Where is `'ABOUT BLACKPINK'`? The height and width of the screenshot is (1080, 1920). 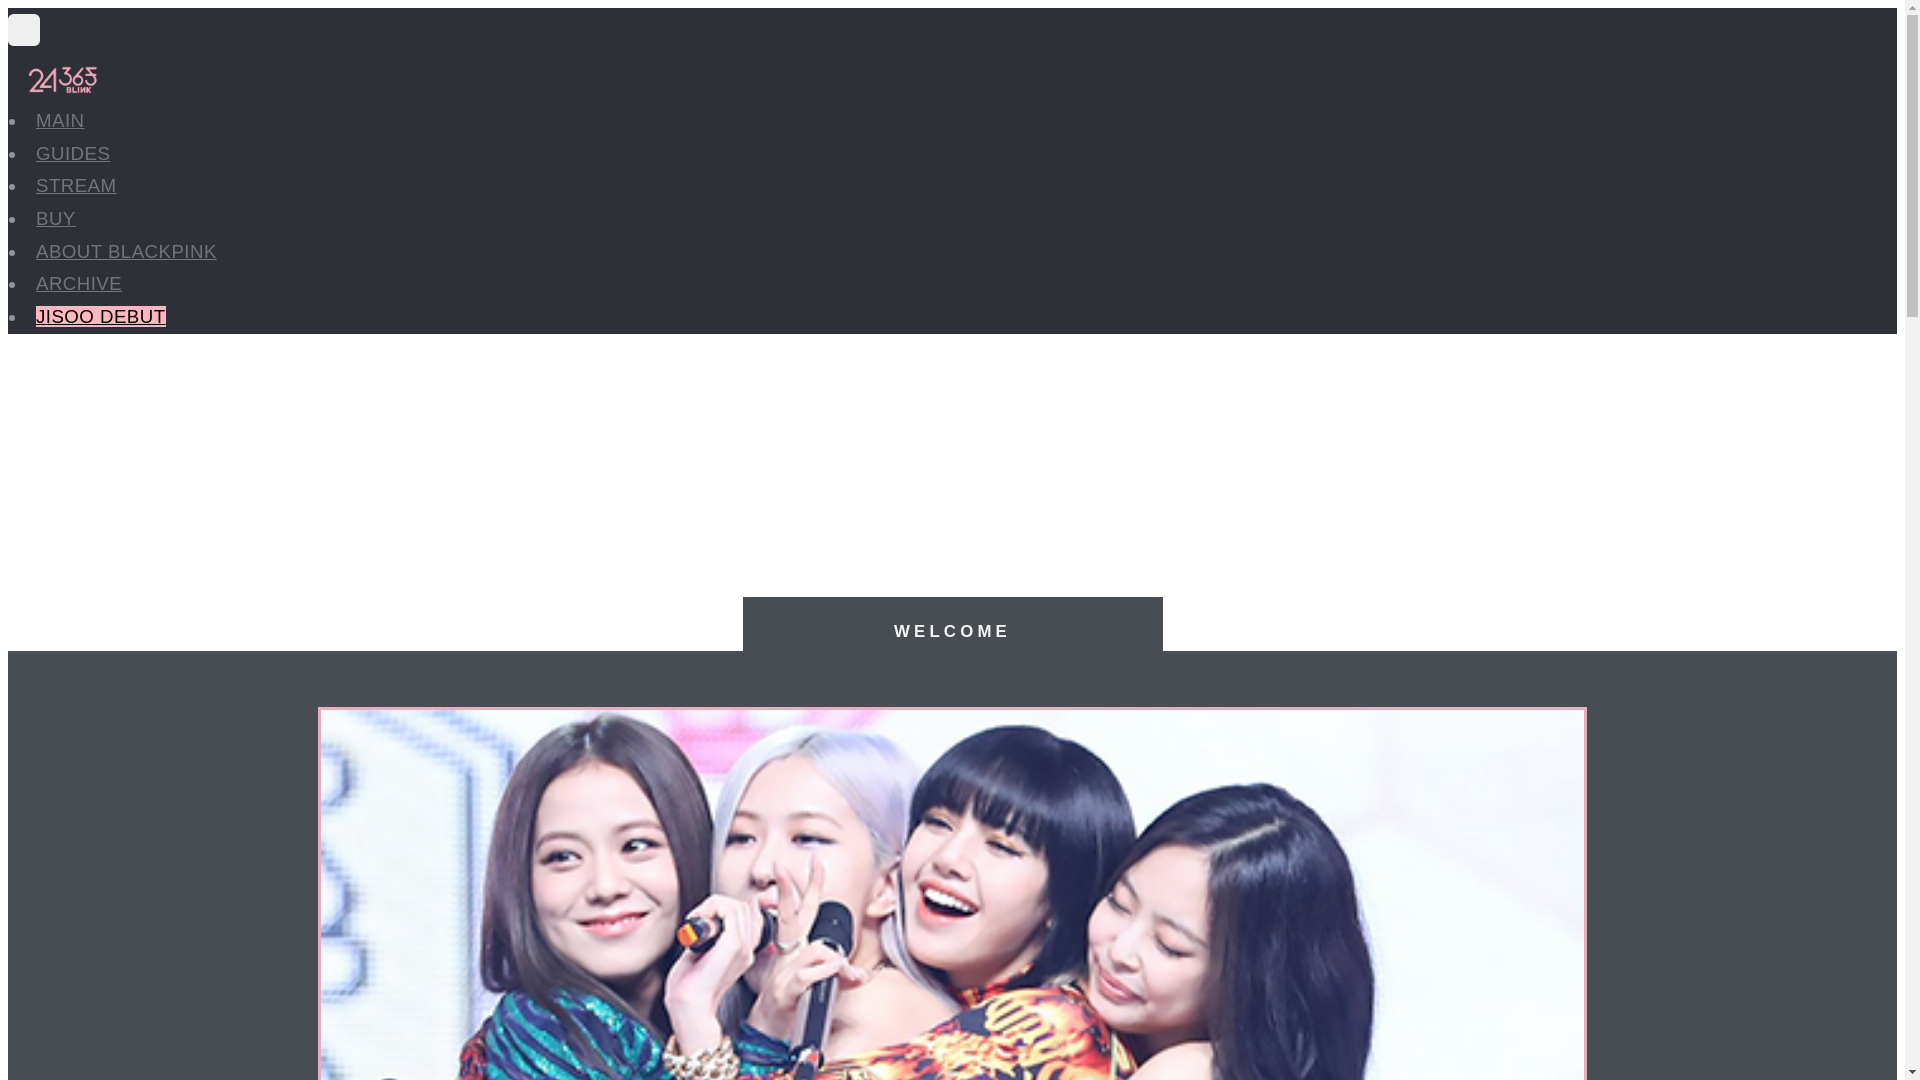 'ABOUT BLACKPINK' is located at coordinates (35, 250).